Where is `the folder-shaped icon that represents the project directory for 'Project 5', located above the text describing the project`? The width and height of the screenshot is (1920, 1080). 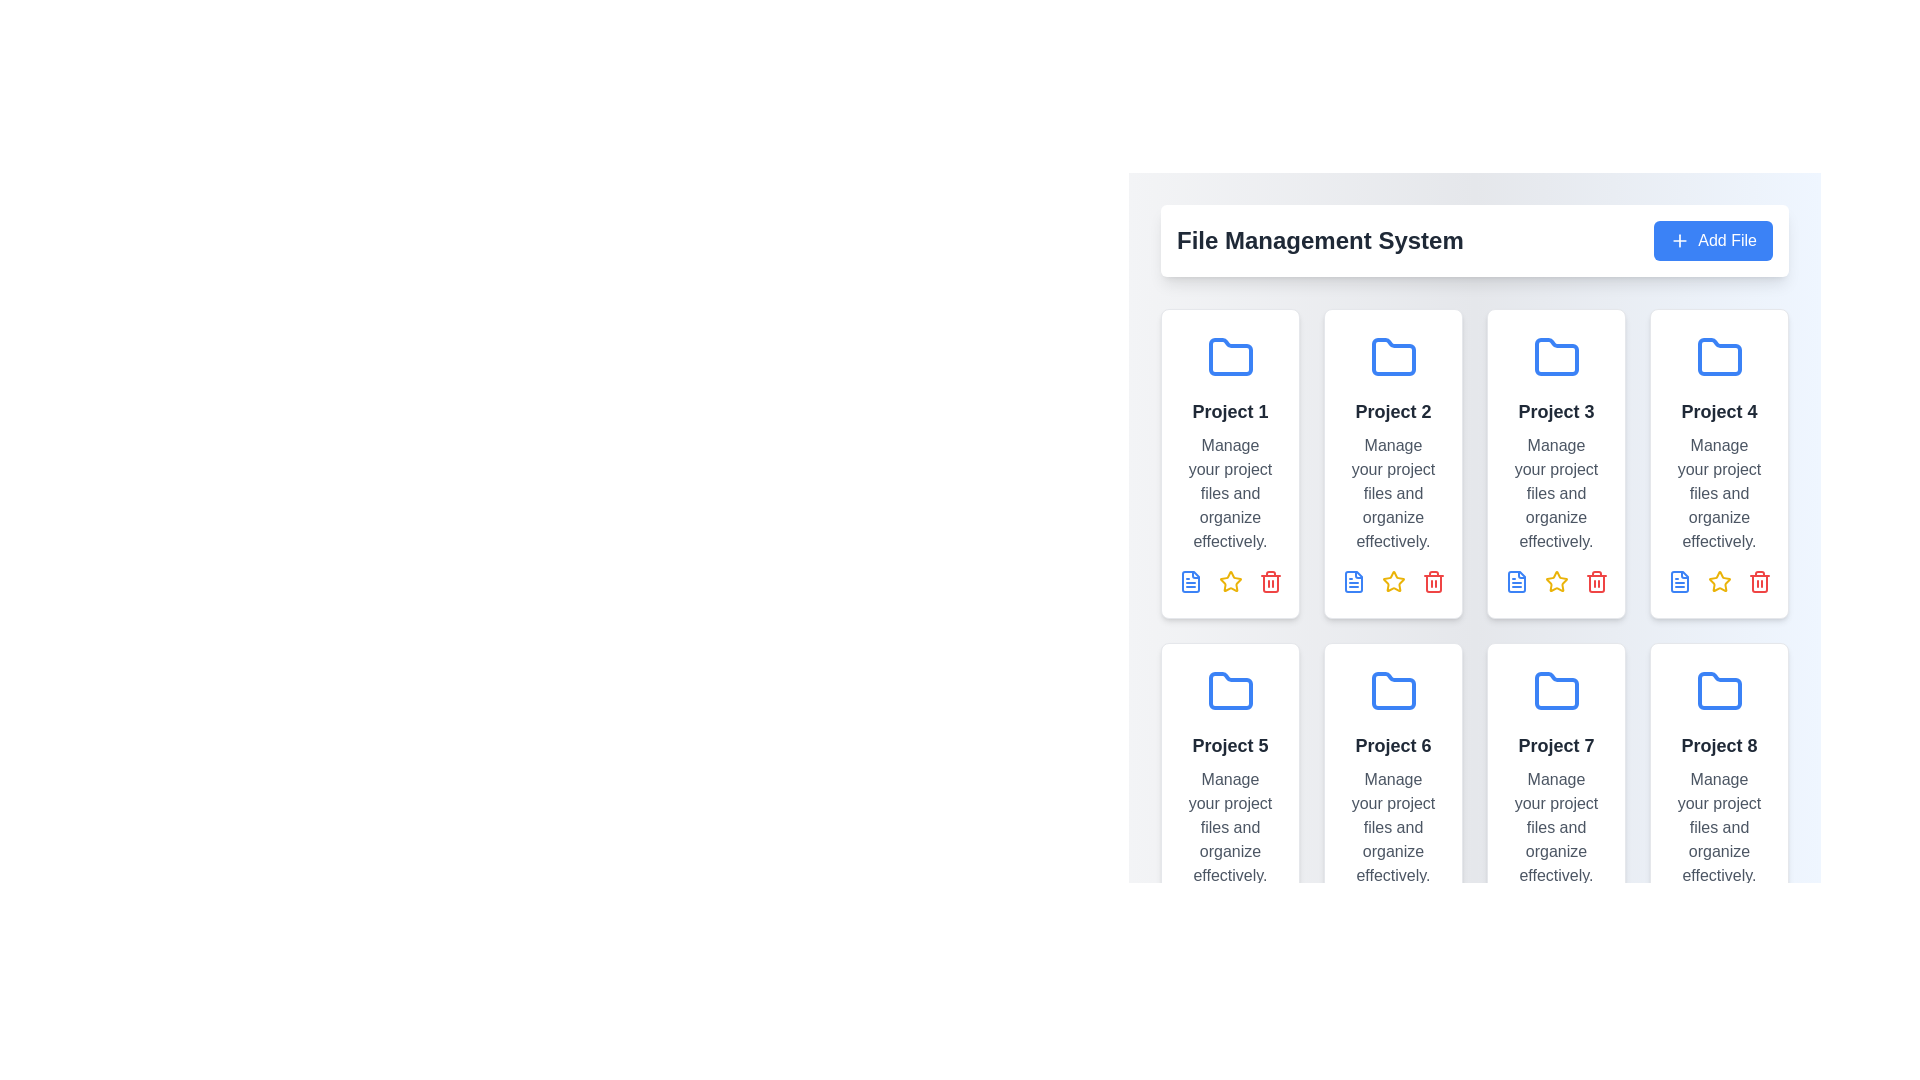 the folder-shaped icon that represents the project directory for 'Project 5', located above the text describing the project is located at coordinates (1229, 690).